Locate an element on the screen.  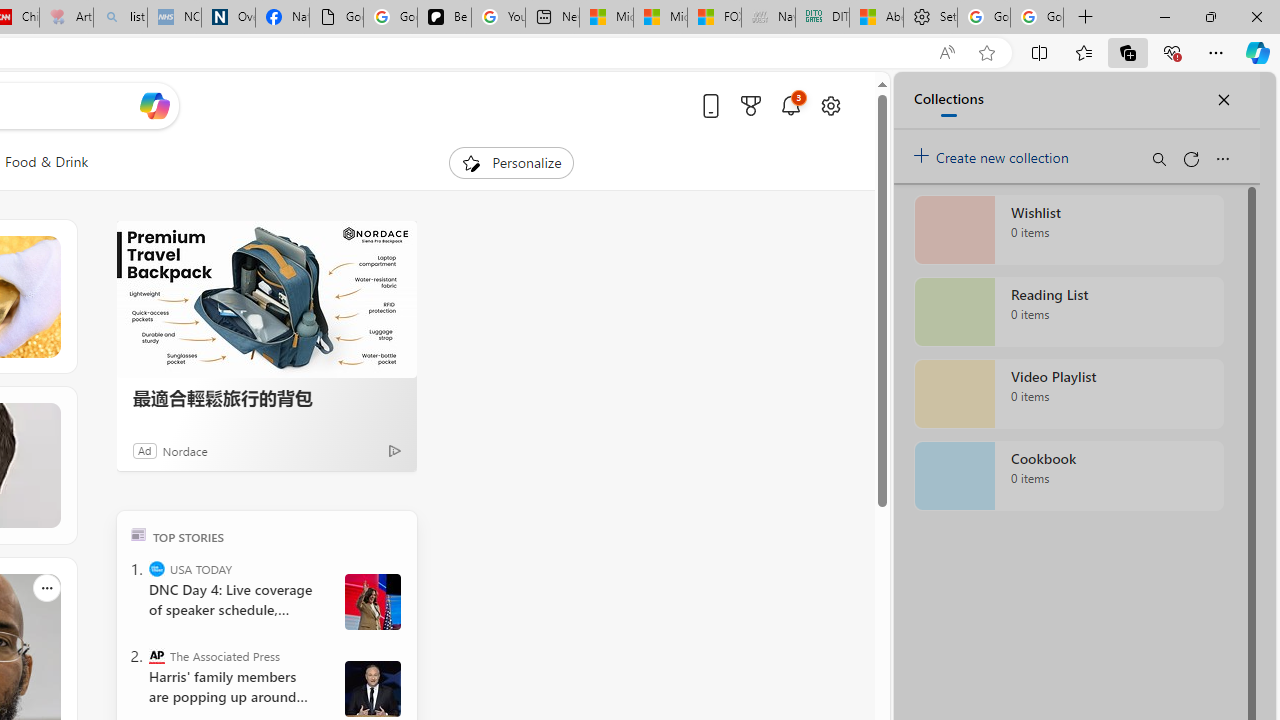
'Arthritis: Ask Health Professionals - Sleeping' is located at coordinates (66, 17).